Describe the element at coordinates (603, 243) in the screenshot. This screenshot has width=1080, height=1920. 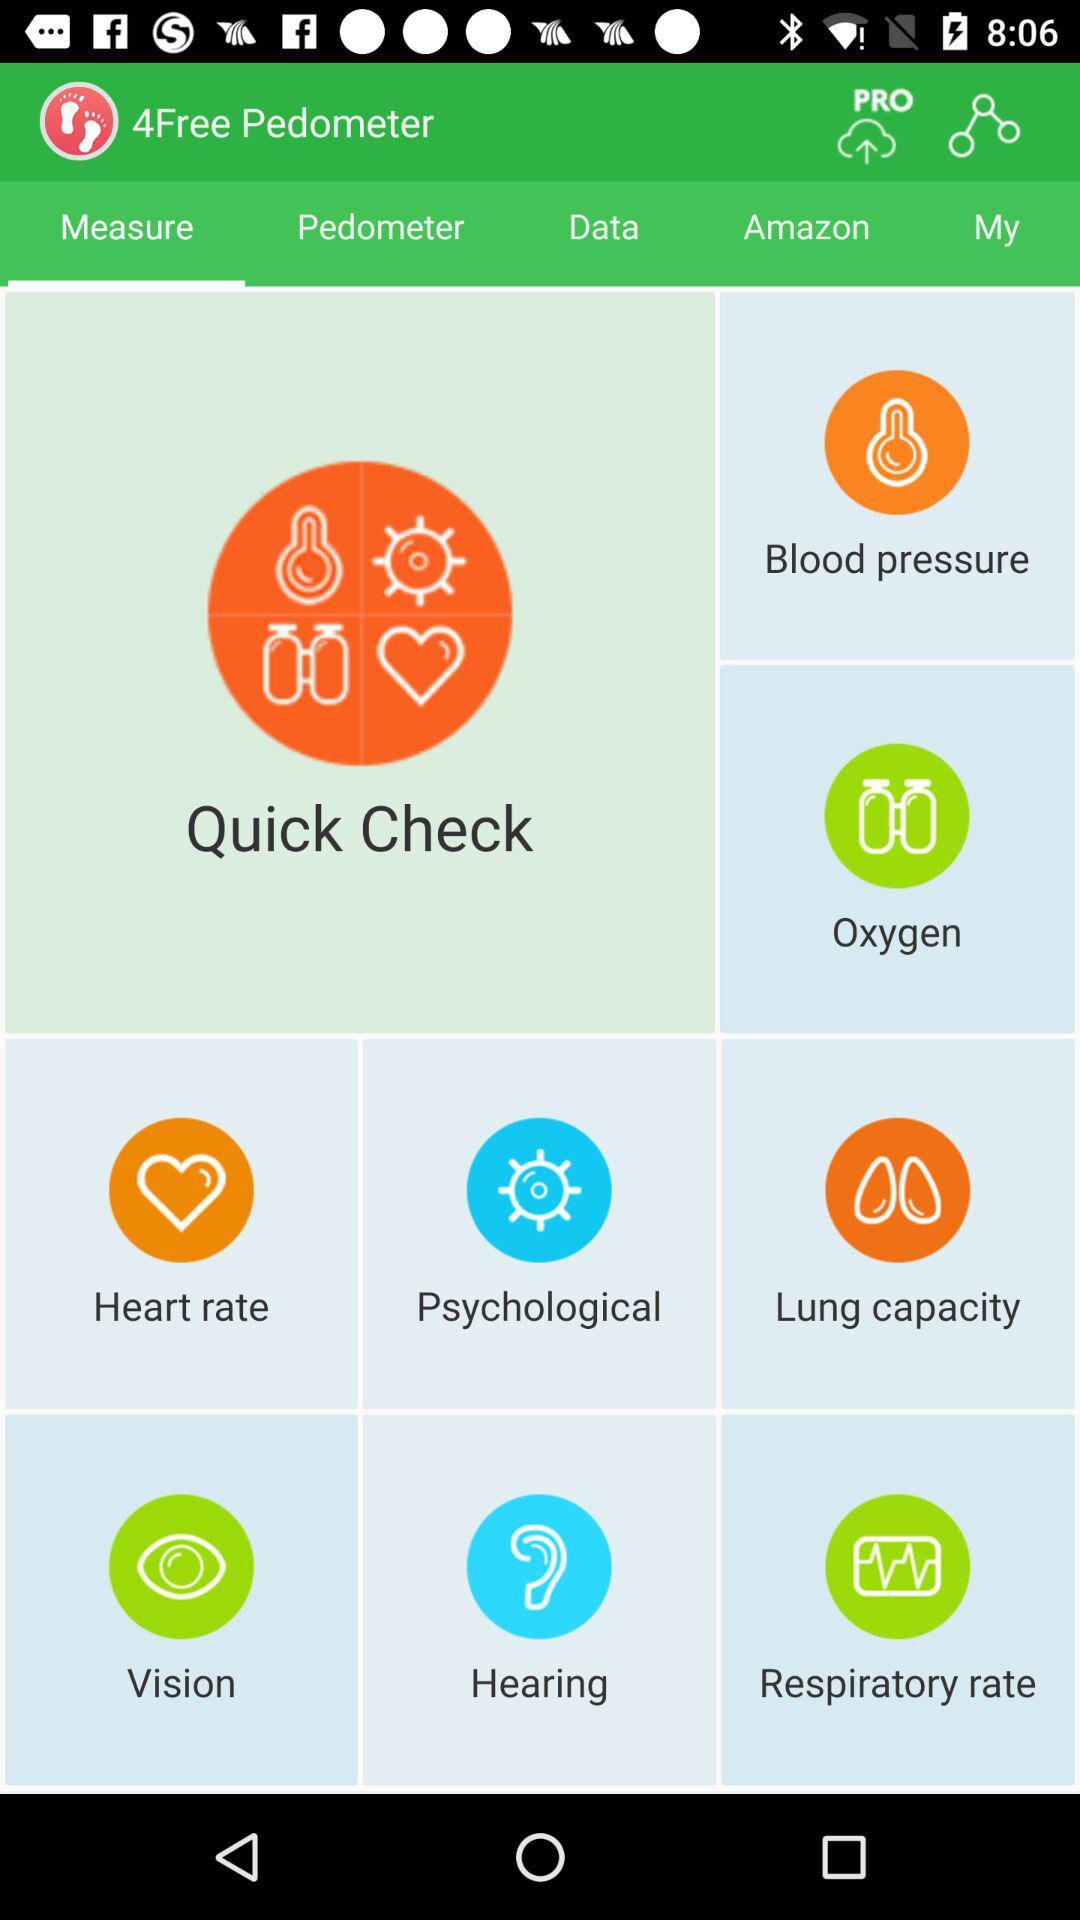
I see `app to the right of pedometer` at that location.